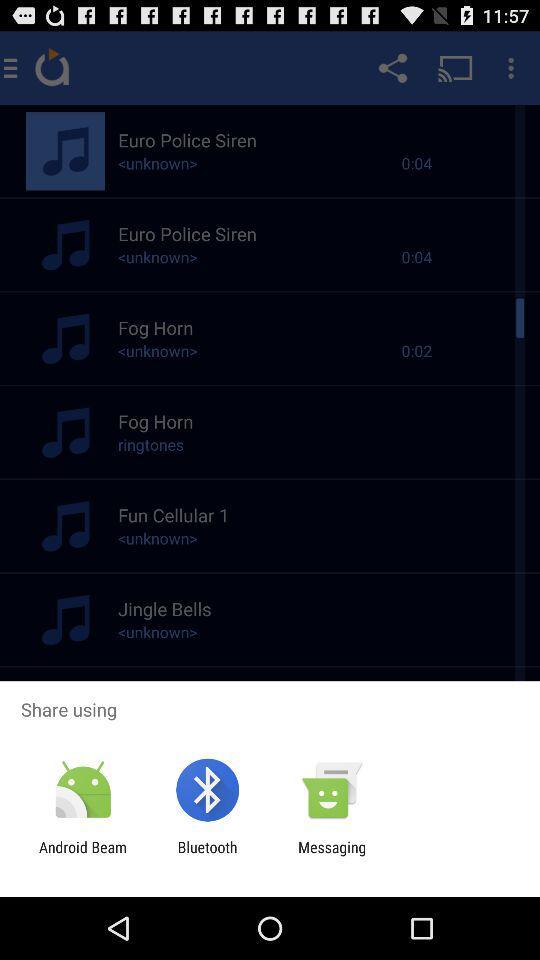 This screenshot has height=960, width=540. Describe the element at coordinates (332, 855) in the screenshot. I see `the messaging` at that location.